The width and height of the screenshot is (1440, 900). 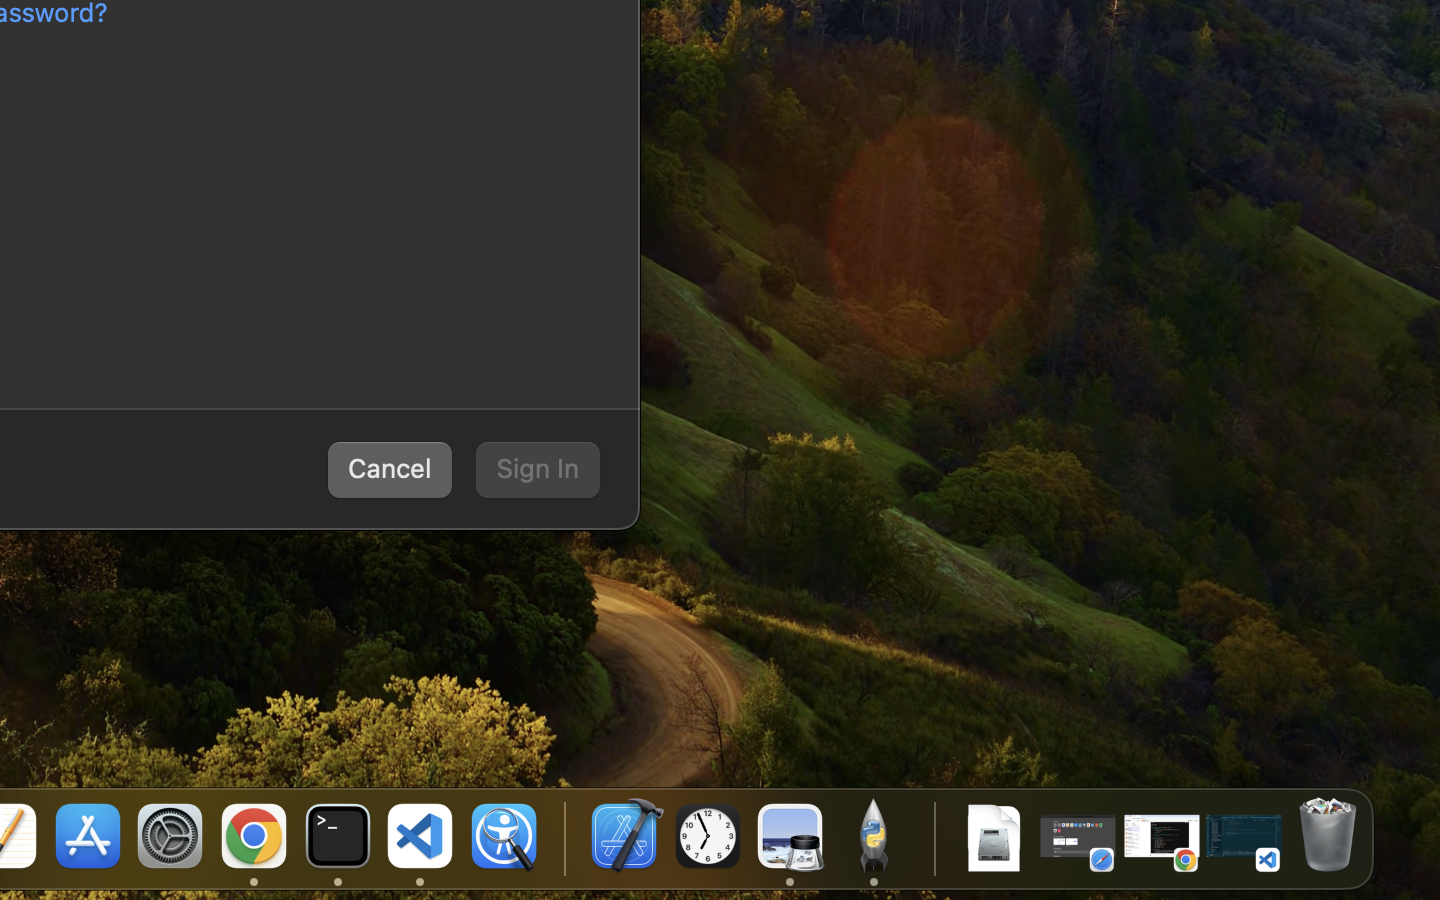 What do you see at coordinates (562, 837) in the screenshot?
I see `'0.4285714328289032'` at bounding box center [562, 837].